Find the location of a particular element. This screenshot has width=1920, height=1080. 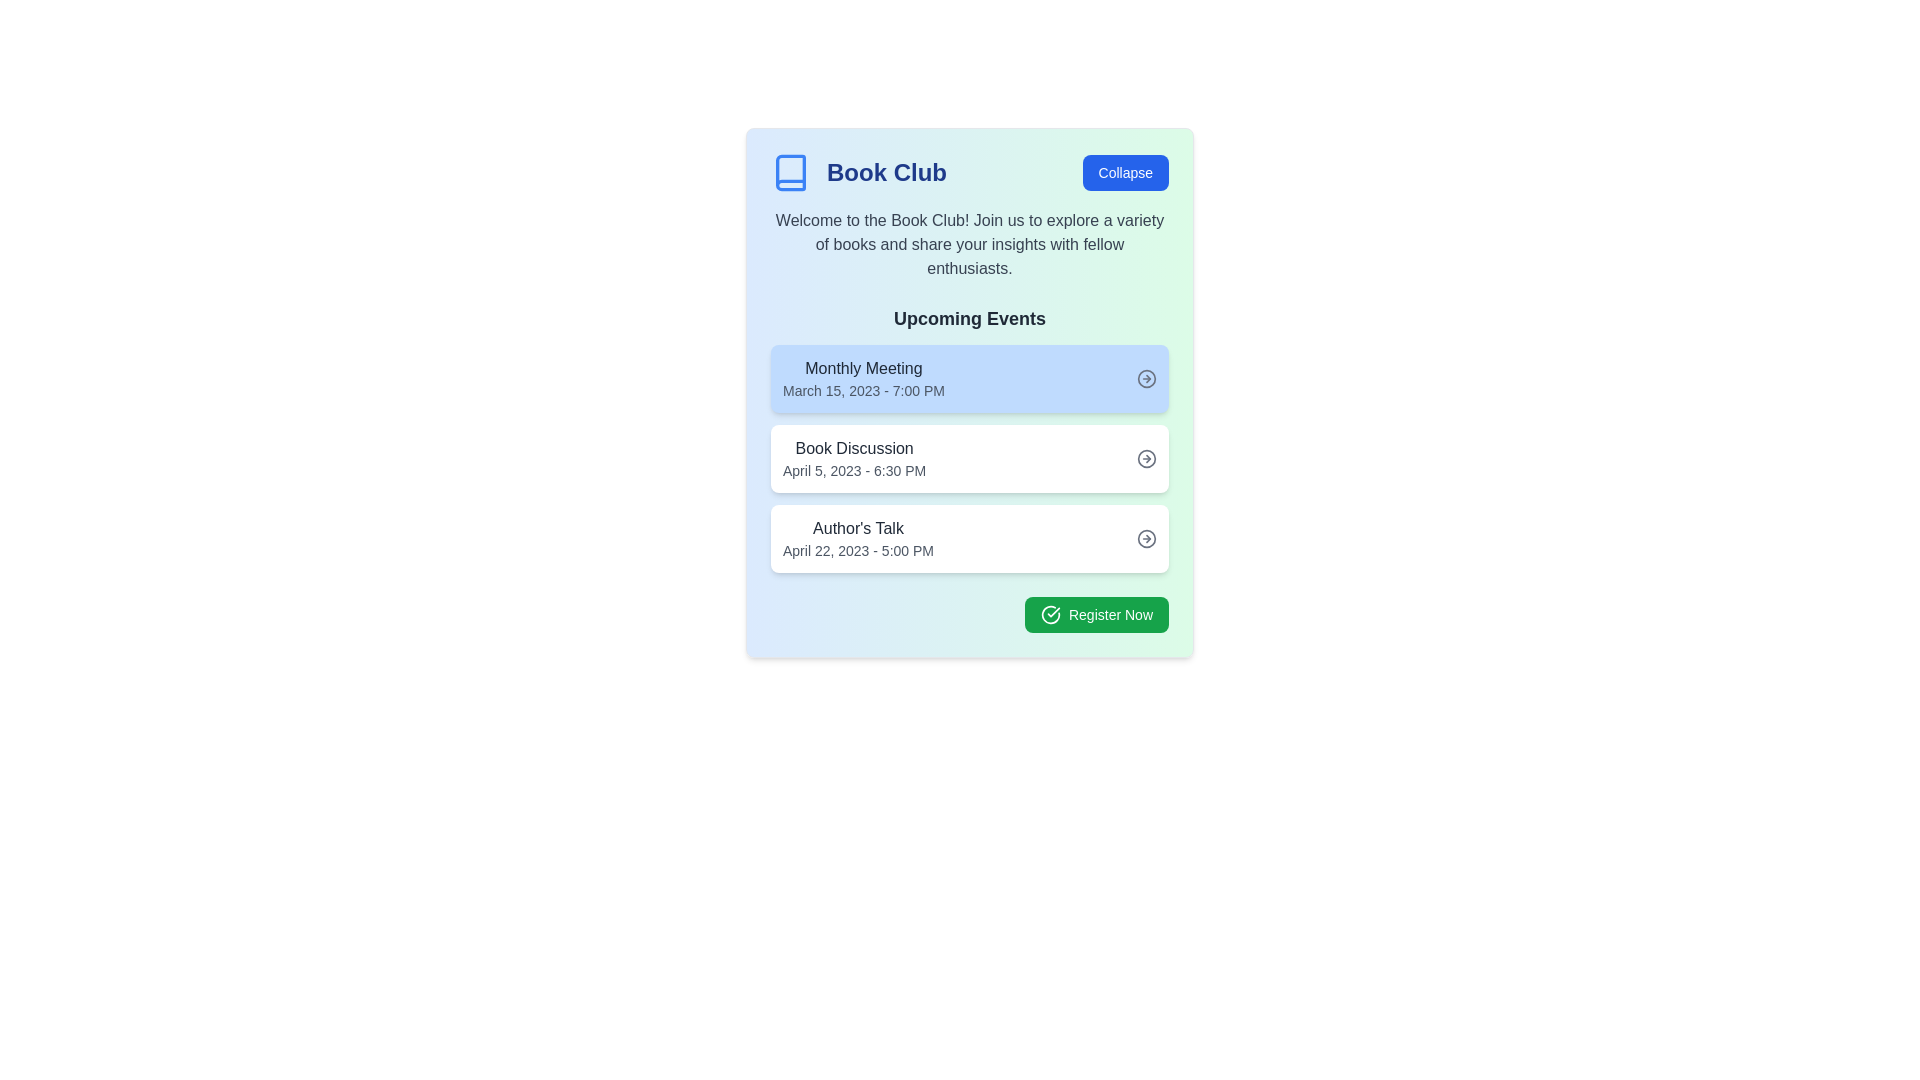

the informational card displaying event details that is positioned between the 'Monthly Meeting' and 'Author's Talk' cards in the 'Upcoming Events' section is located at coordinates (969, 438).